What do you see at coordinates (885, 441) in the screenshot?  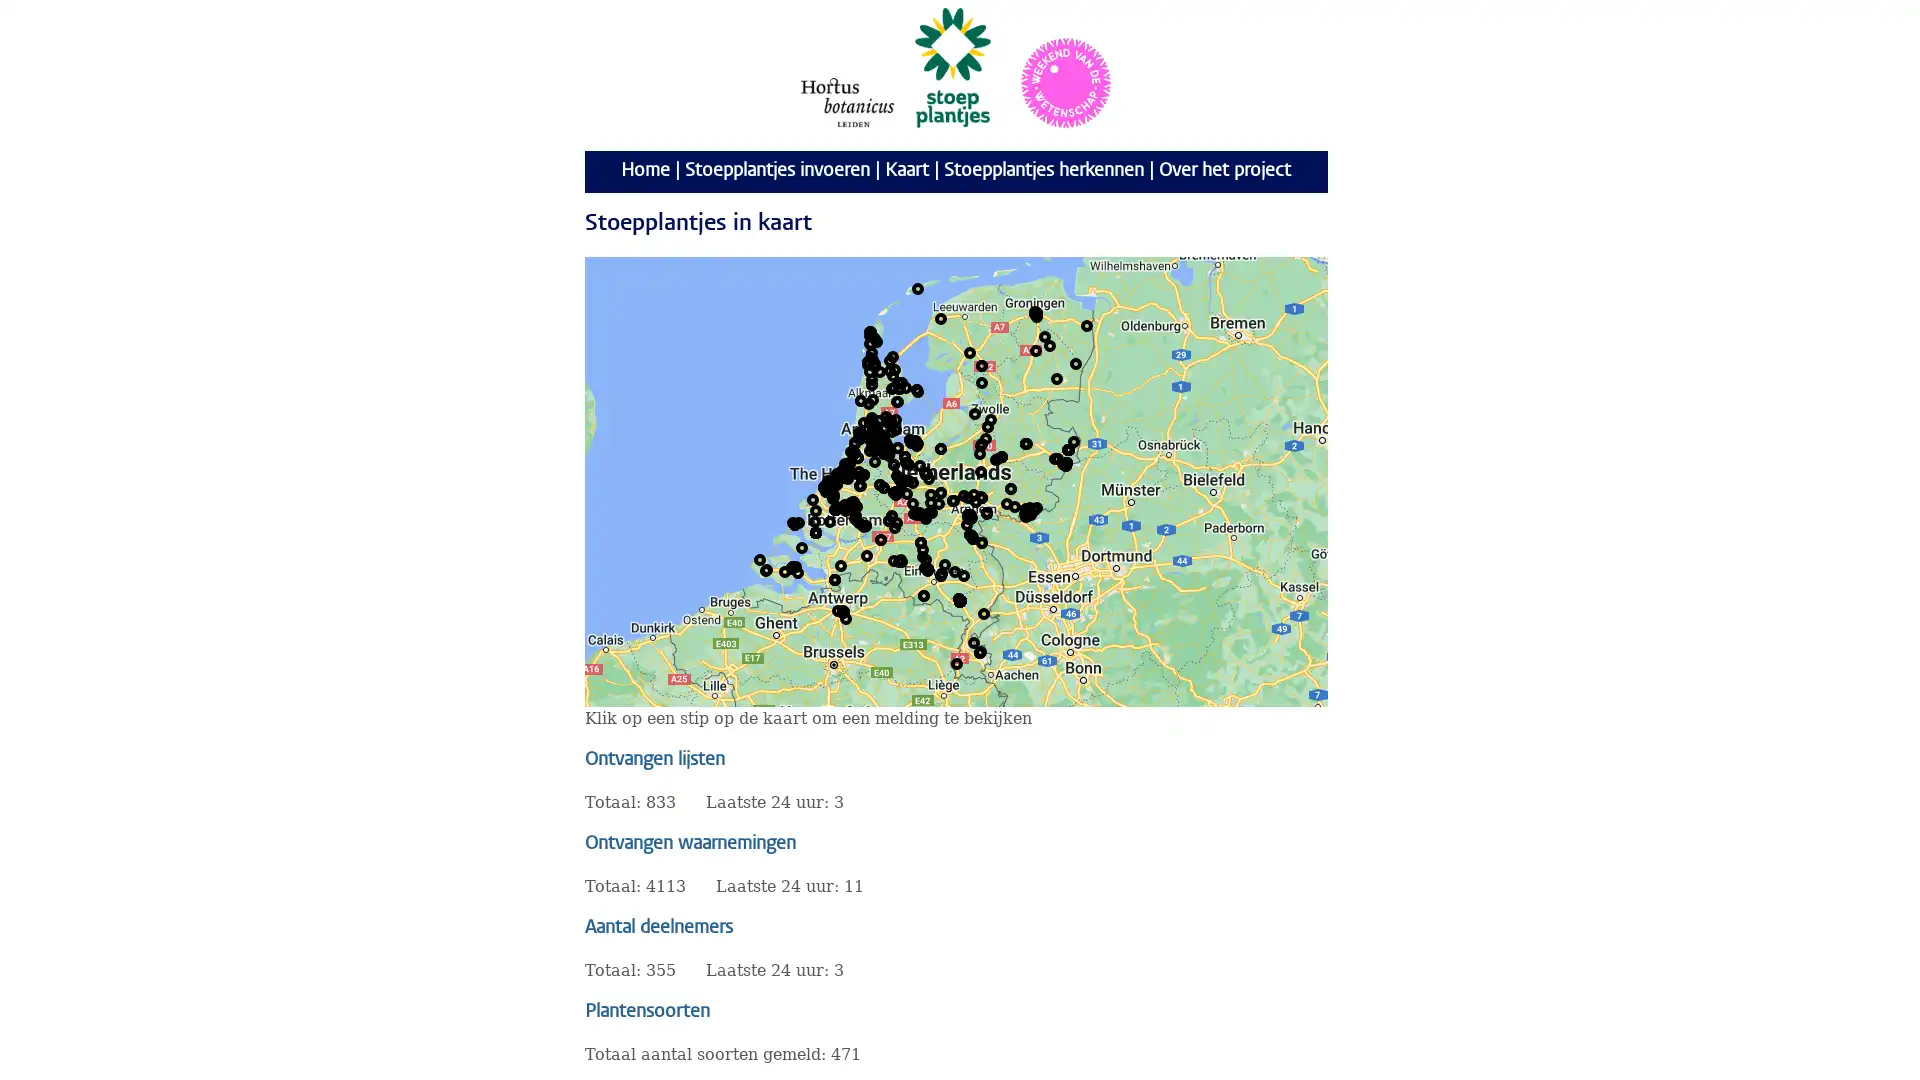 I see `Telling van op 21 december 2021` at bounding box center [885, 441].